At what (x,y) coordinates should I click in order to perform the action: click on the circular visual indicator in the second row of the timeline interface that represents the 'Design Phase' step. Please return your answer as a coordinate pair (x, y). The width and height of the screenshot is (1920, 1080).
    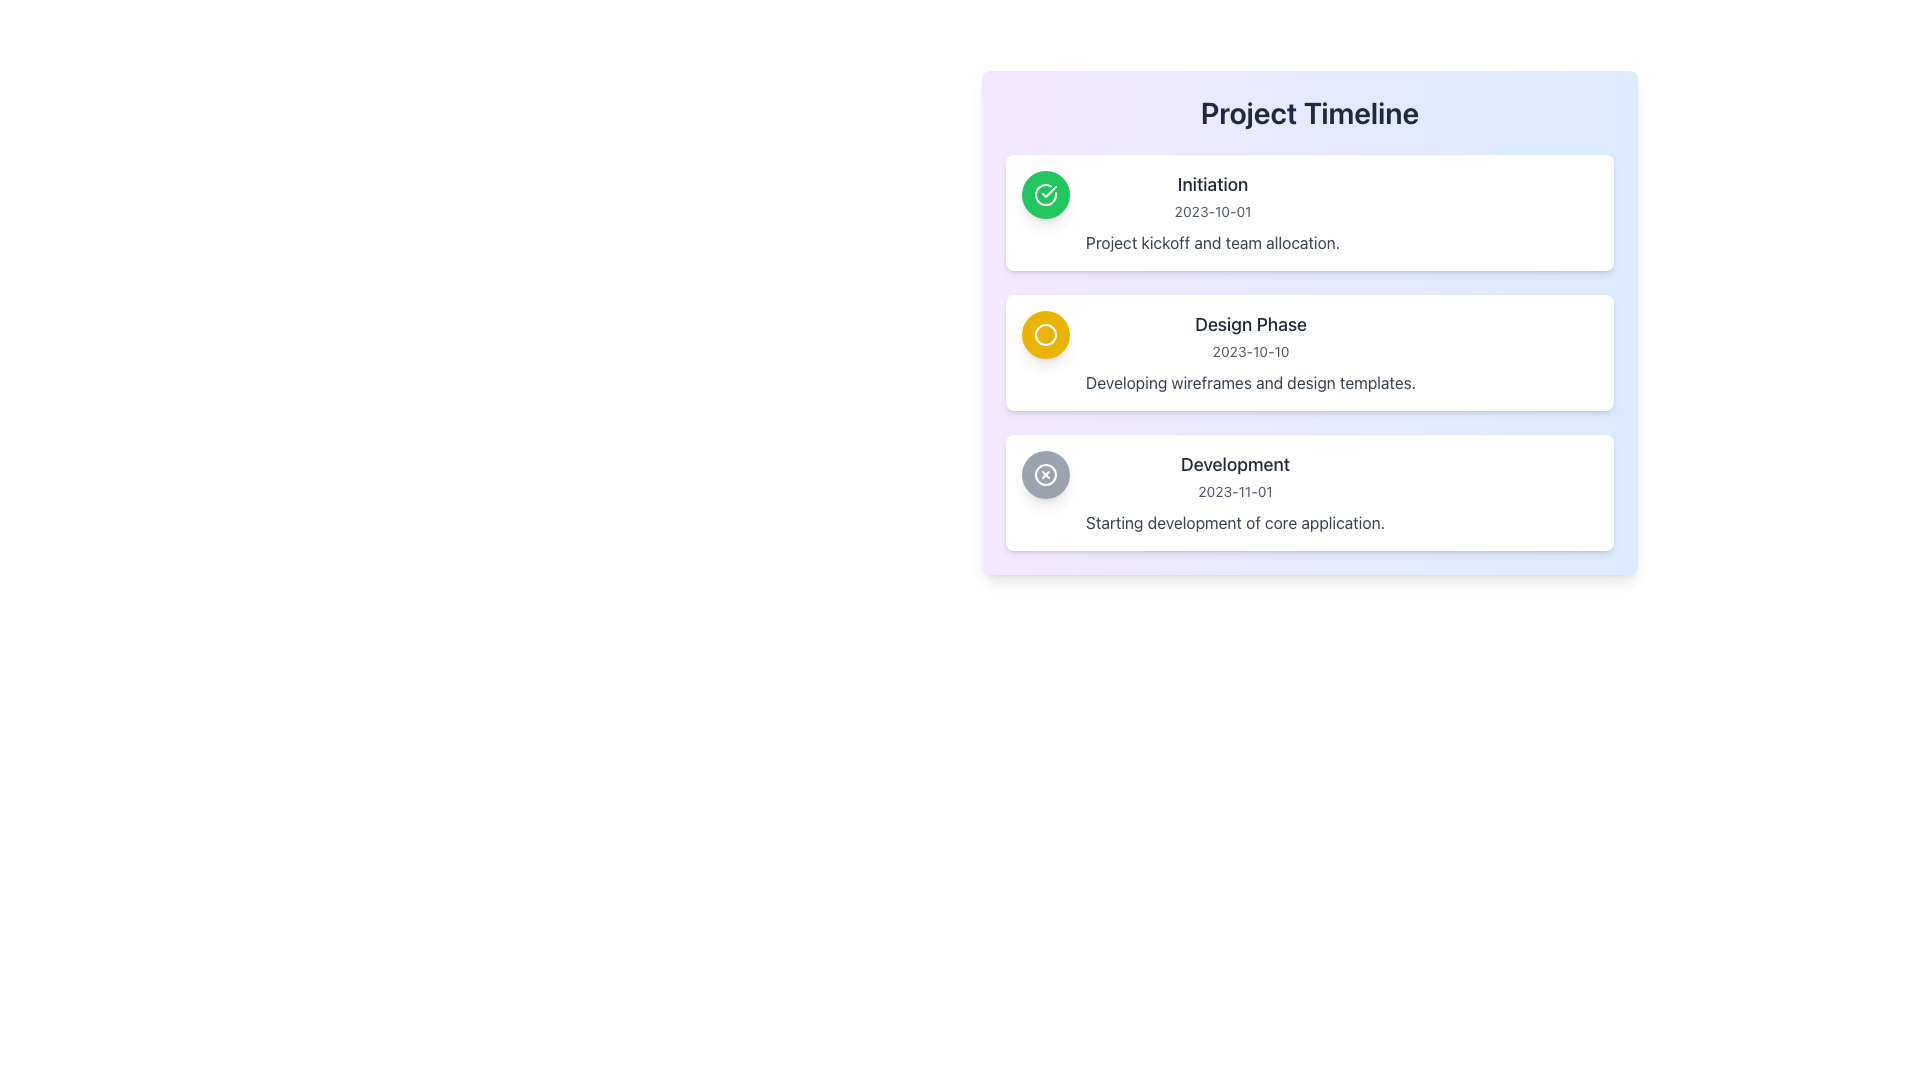
    Looking at the image, I should click on (1045, 334).